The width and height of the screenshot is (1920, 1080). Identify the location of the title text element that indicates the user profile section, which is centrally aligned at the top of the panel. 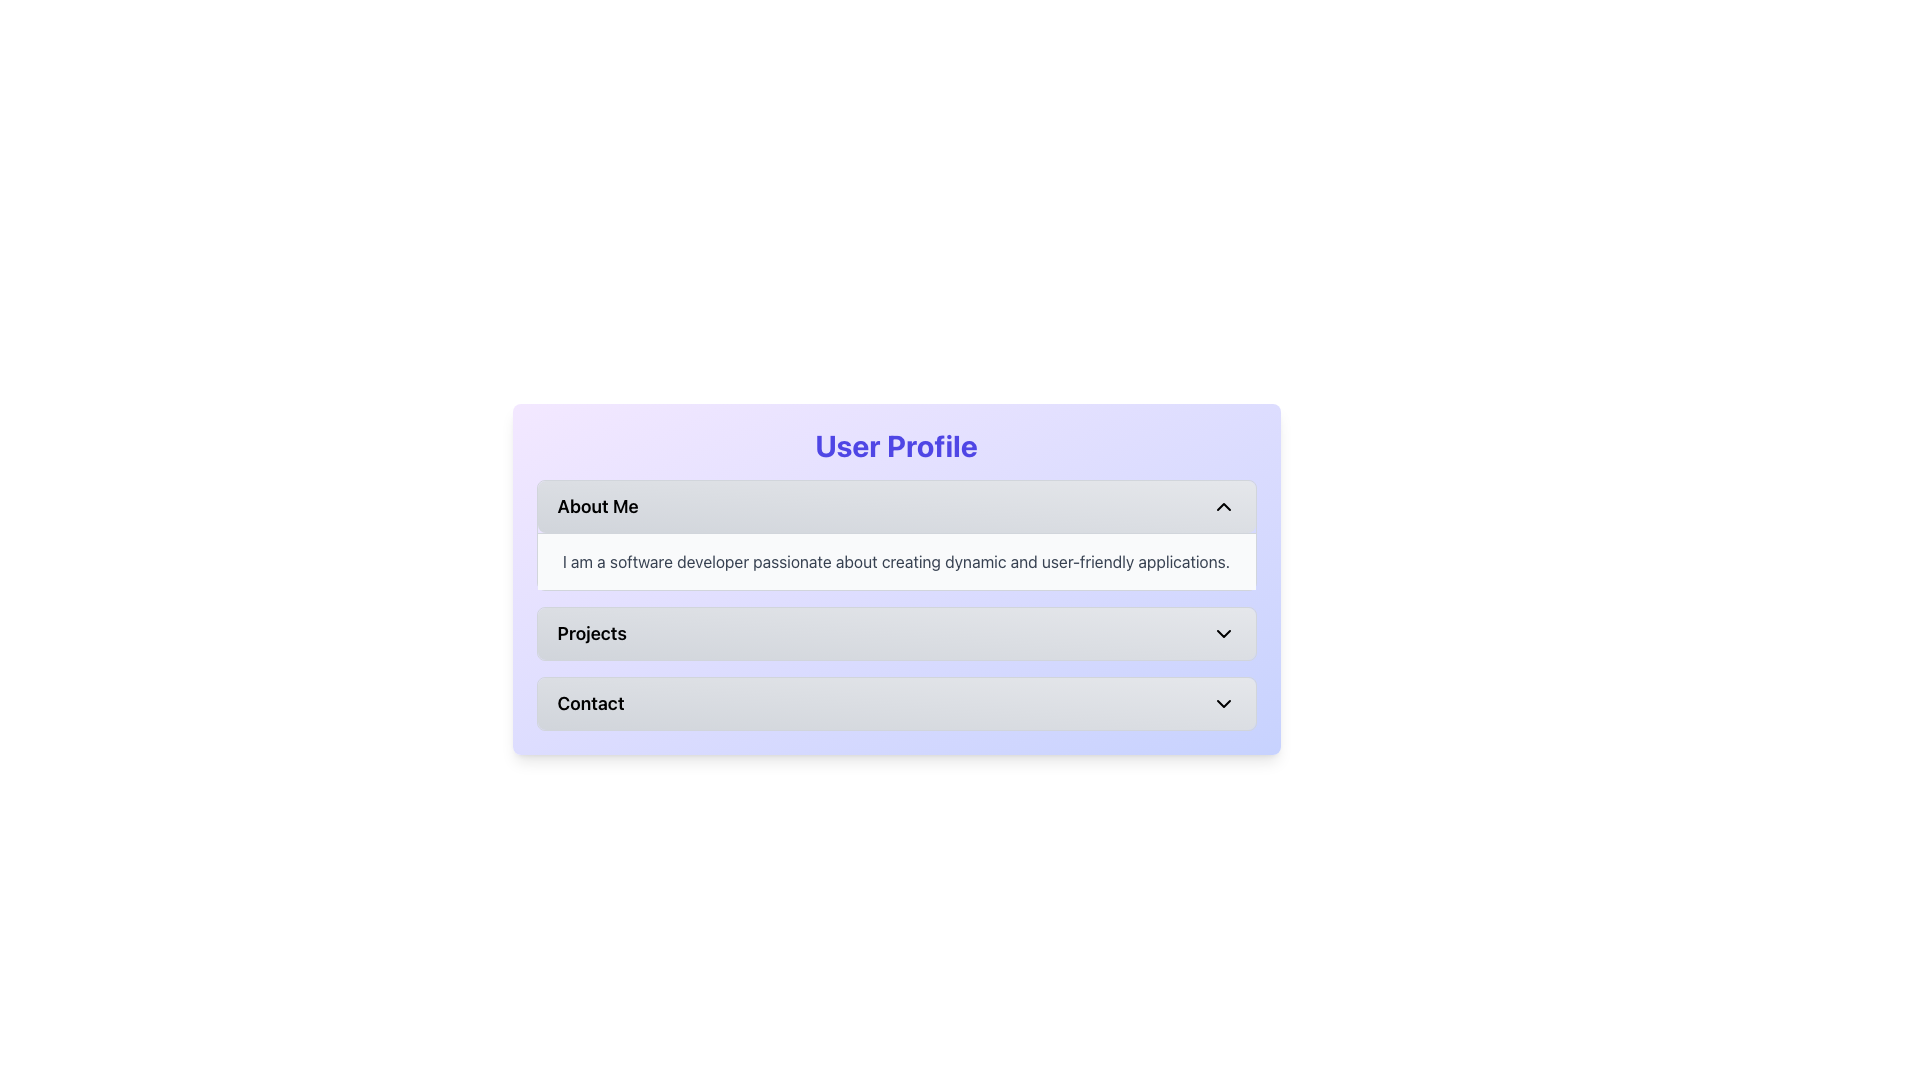
(895, 445).